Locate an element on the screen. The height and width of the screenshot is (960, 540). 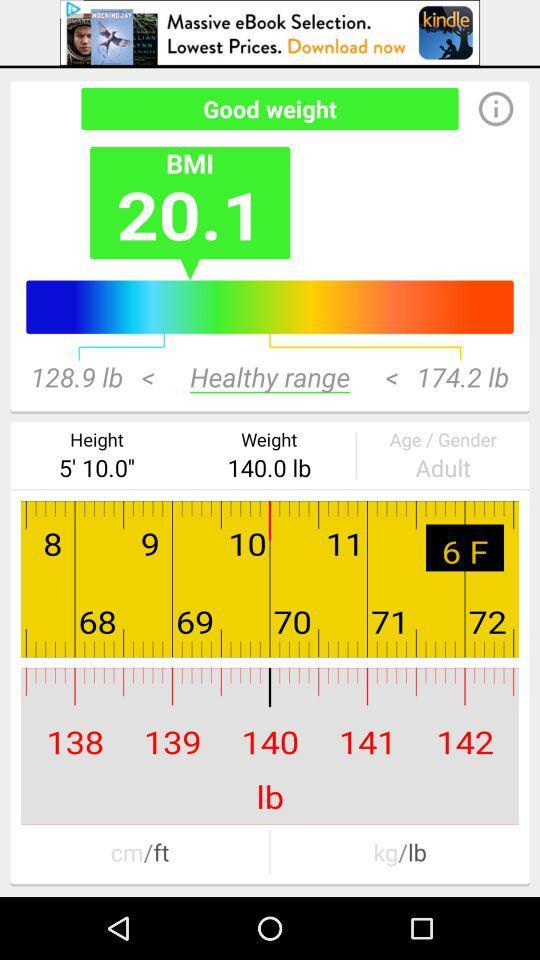
the info icon is located at coordinates (485, 108).